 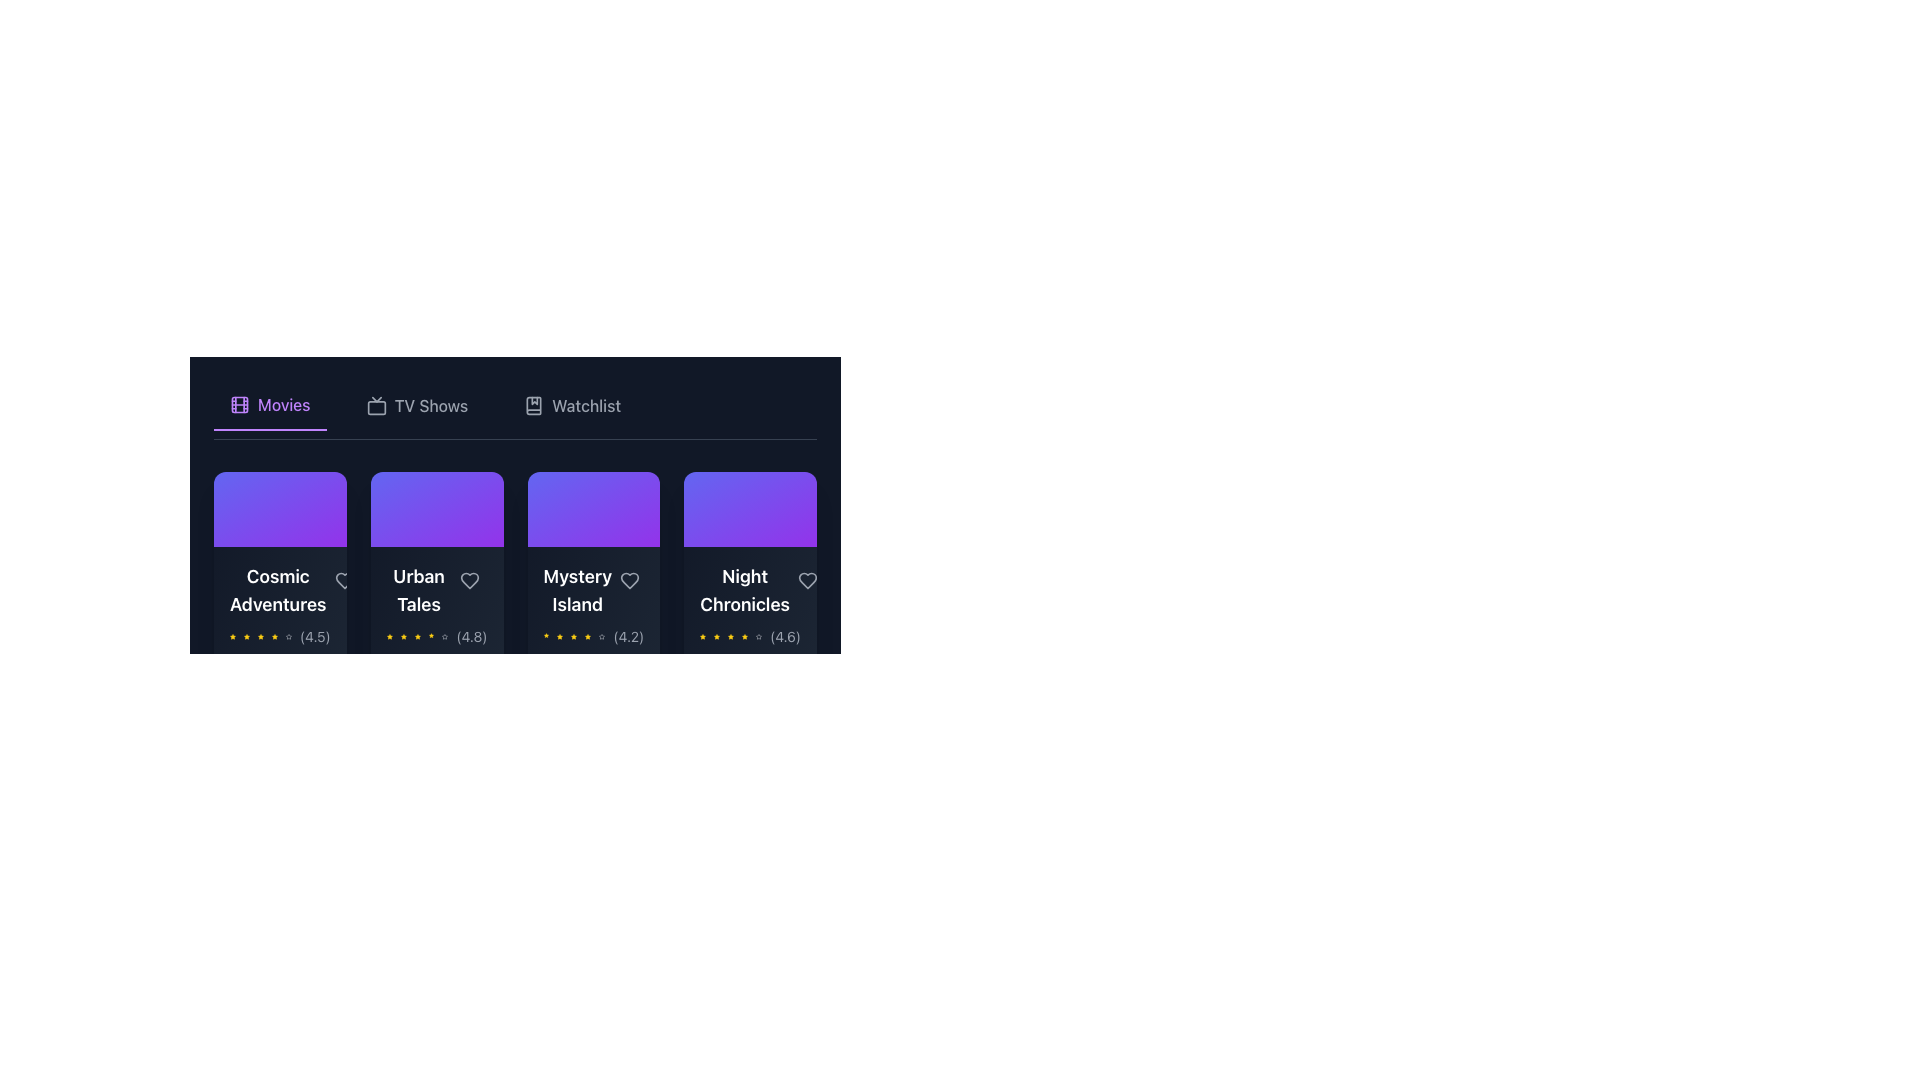 I want to click on the fifth star-shaped icon indicating an inactive rating for the movie 'Mystery Island.', so click(x=601, y=636).